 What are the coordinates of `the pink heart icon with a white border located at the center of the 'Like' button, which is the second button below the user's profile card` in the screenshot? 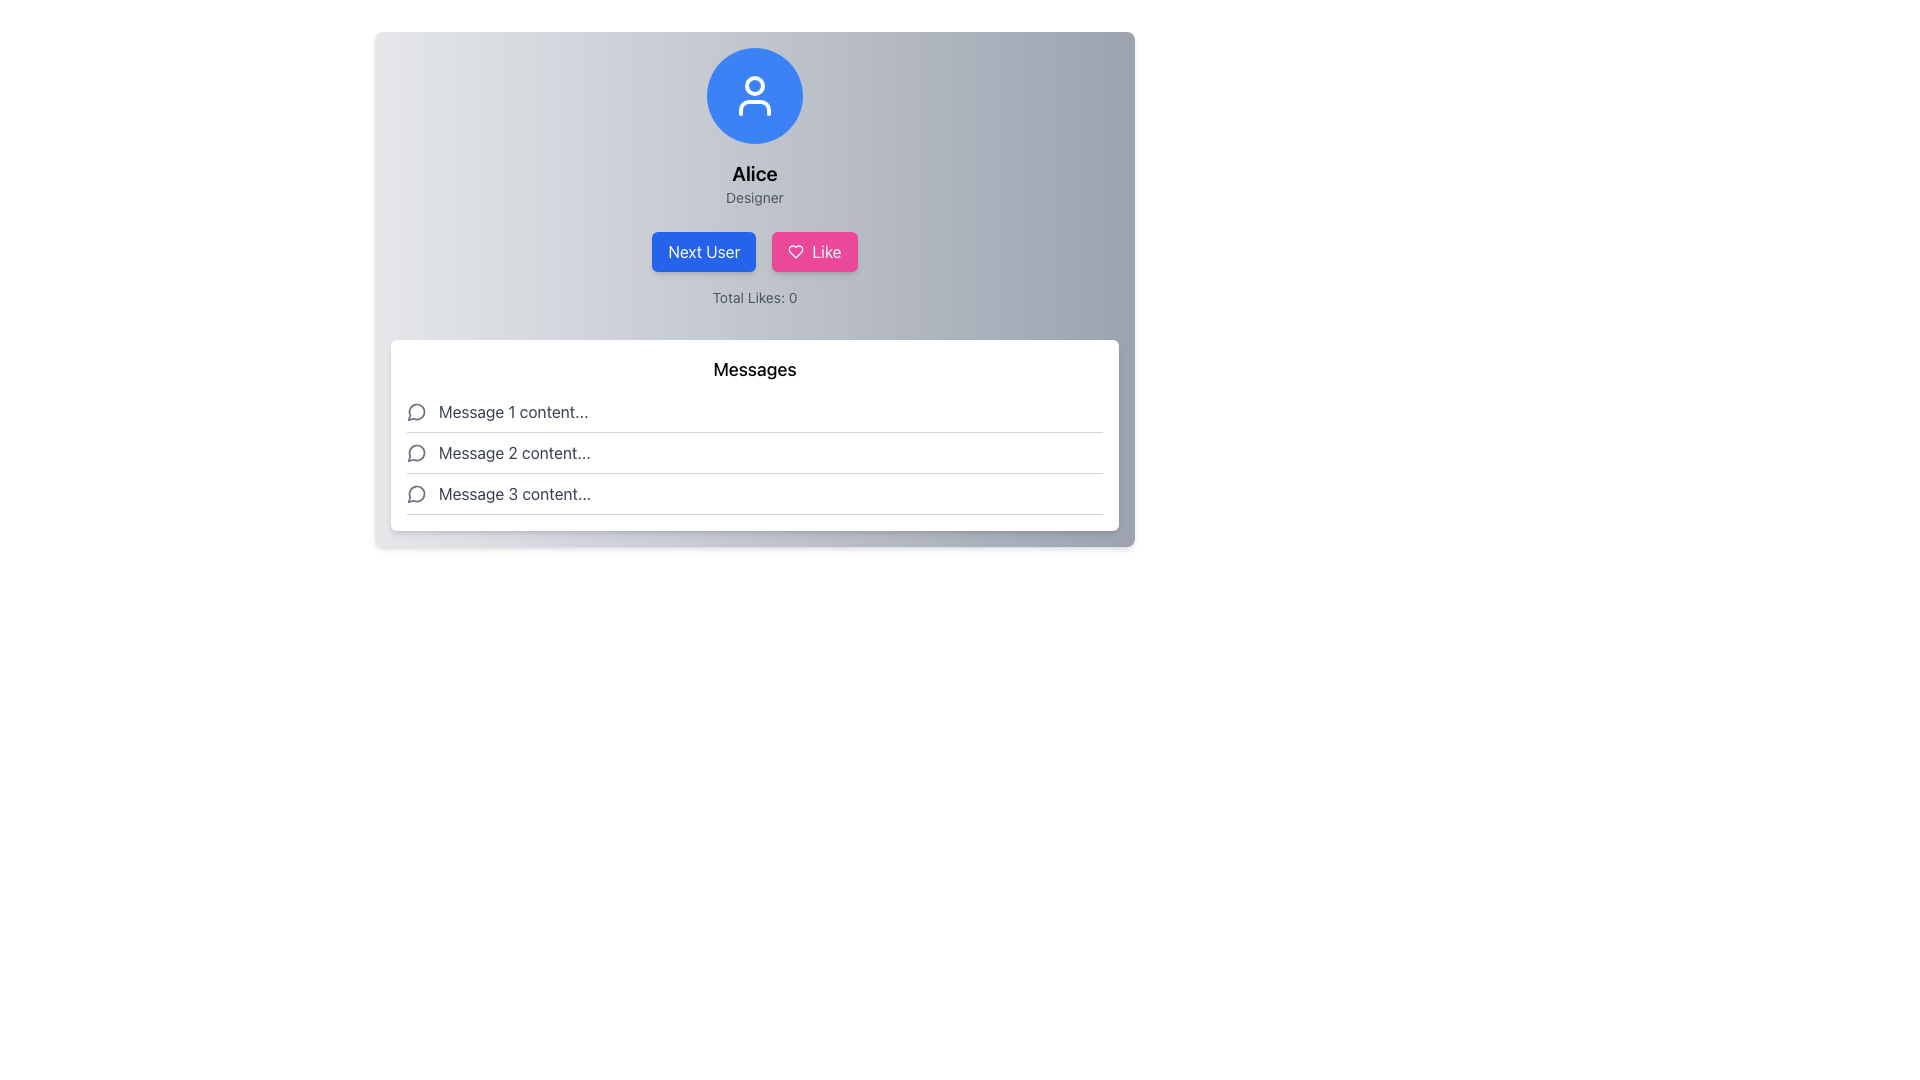 It's located at (795, 250).